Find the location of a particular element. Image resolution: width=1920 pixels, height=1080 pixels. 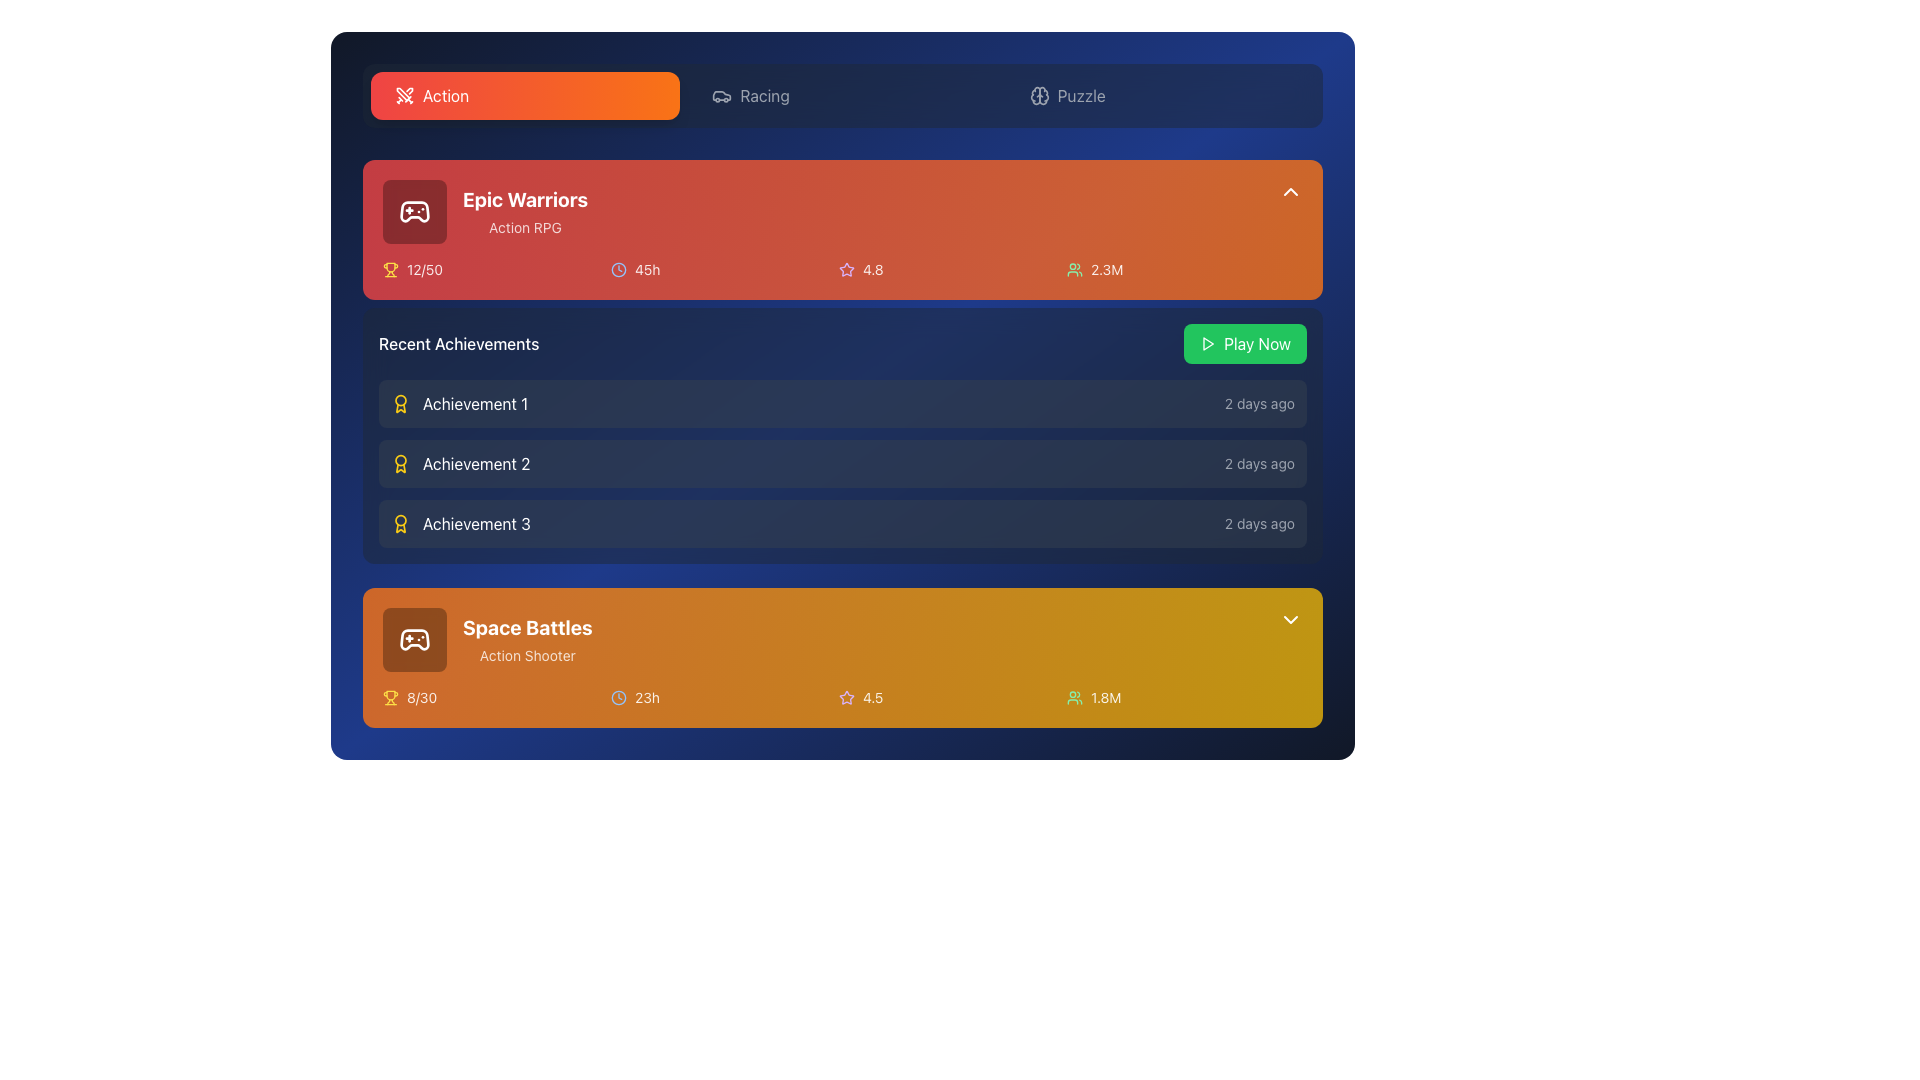

the static text label displaying the number of users or players associated with the 'Space Battles' game, located to the right of the user icon is located at coordinates (1105, 697).